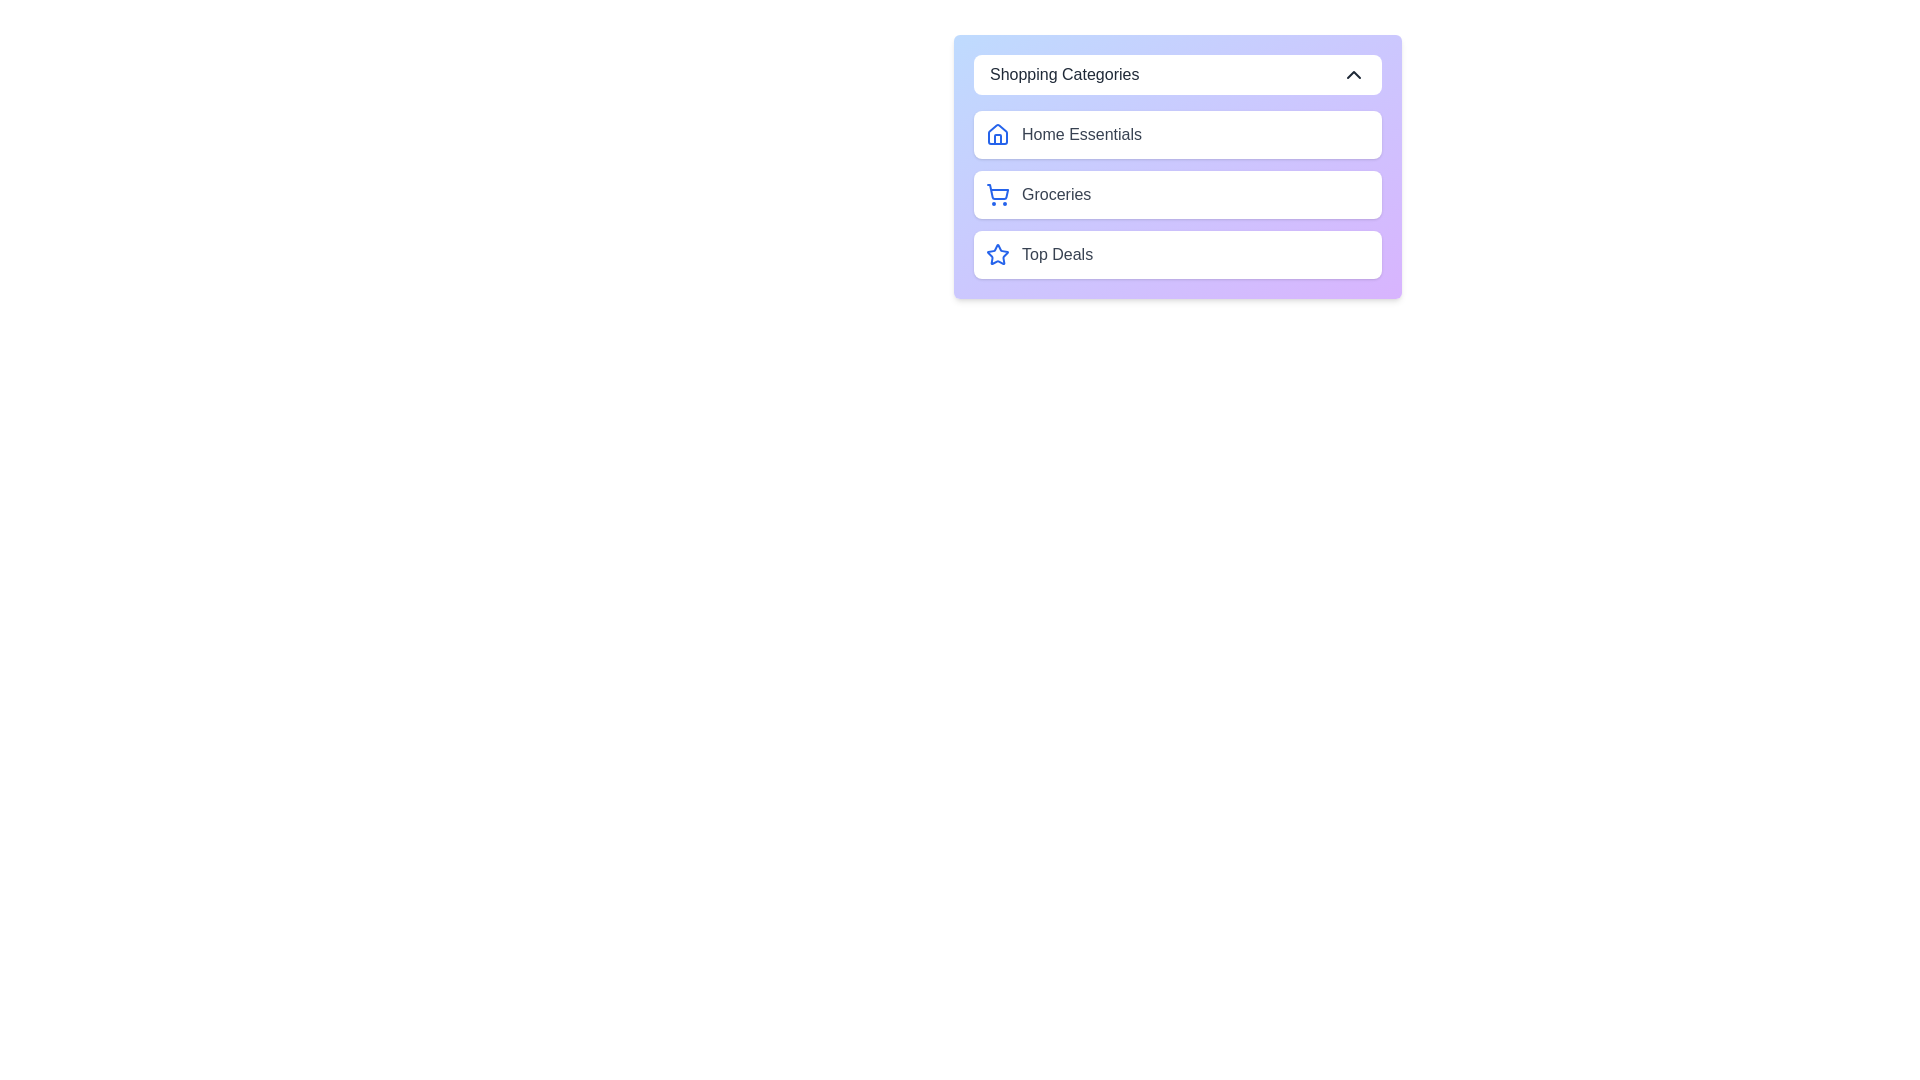 The image size is (1920, 1080). I want to click on the category Top Deals, so click(1177, 253).